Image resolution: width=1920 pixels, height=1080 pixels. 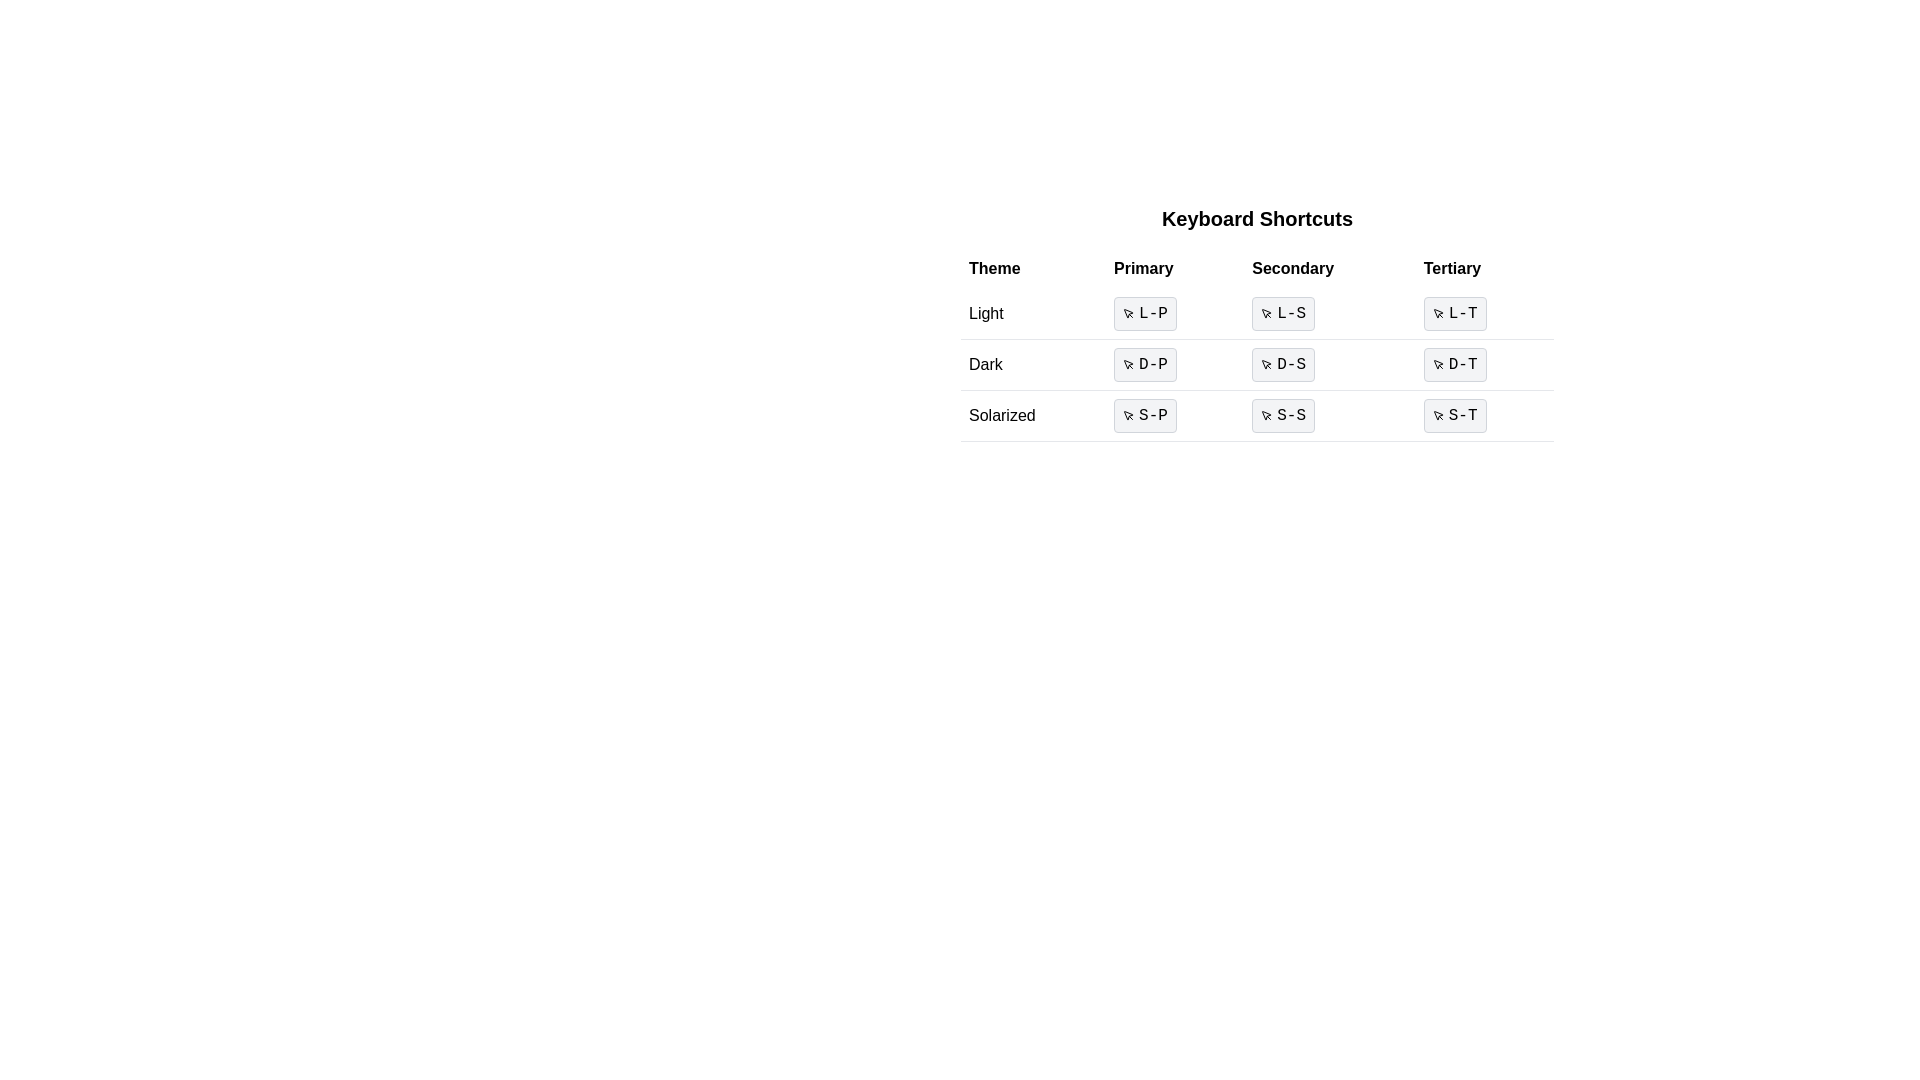 What do you see at coordinates (1175, 313) in the screenshot?
I see `the button located in the 'Light' row of the structured table under the 'Primary' column` at bounding box center [1175, 313].